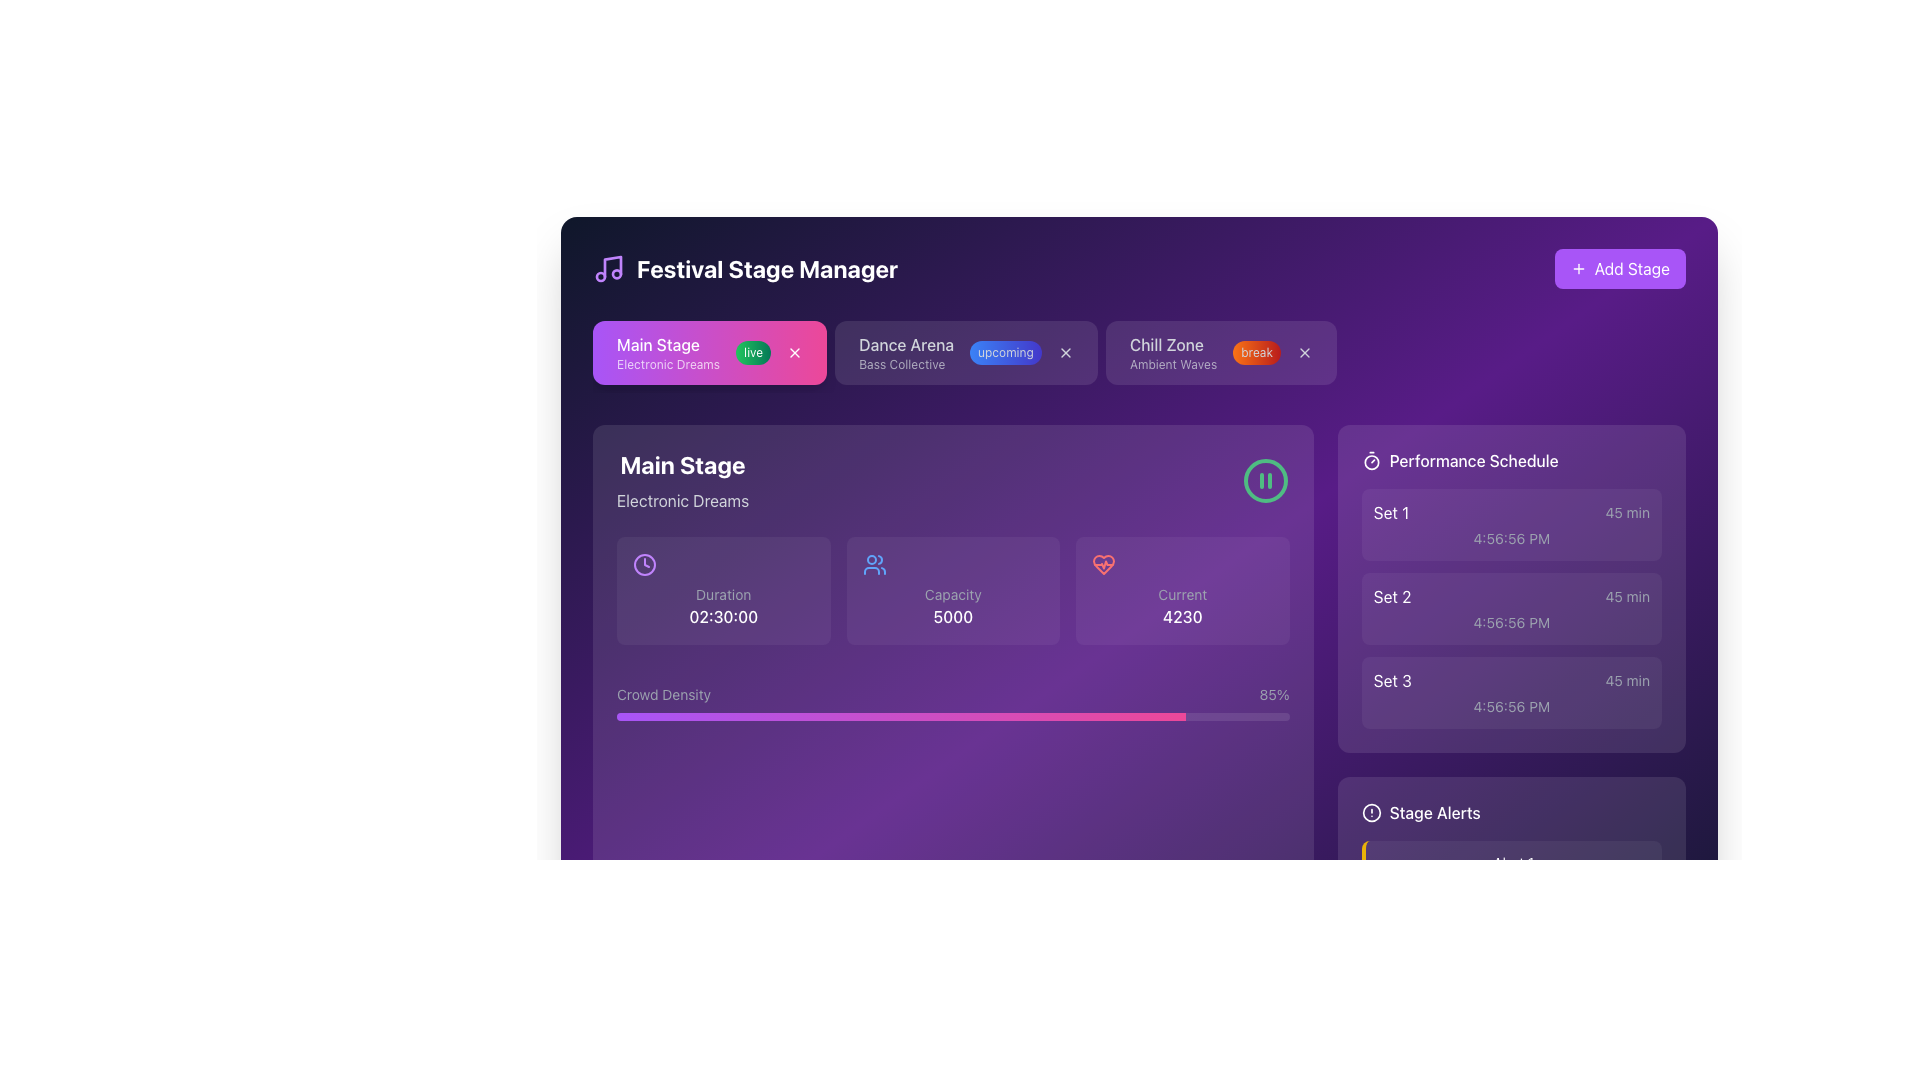  What do you see at coordinates (905, 343) in the screenshot?
I see `text label identifying the stage area named 'Dance Arena', which is located horizontally aligned among other stage labels such as 'Main Stage' and 'Chill Zone'` at bounding box center [905, 343].